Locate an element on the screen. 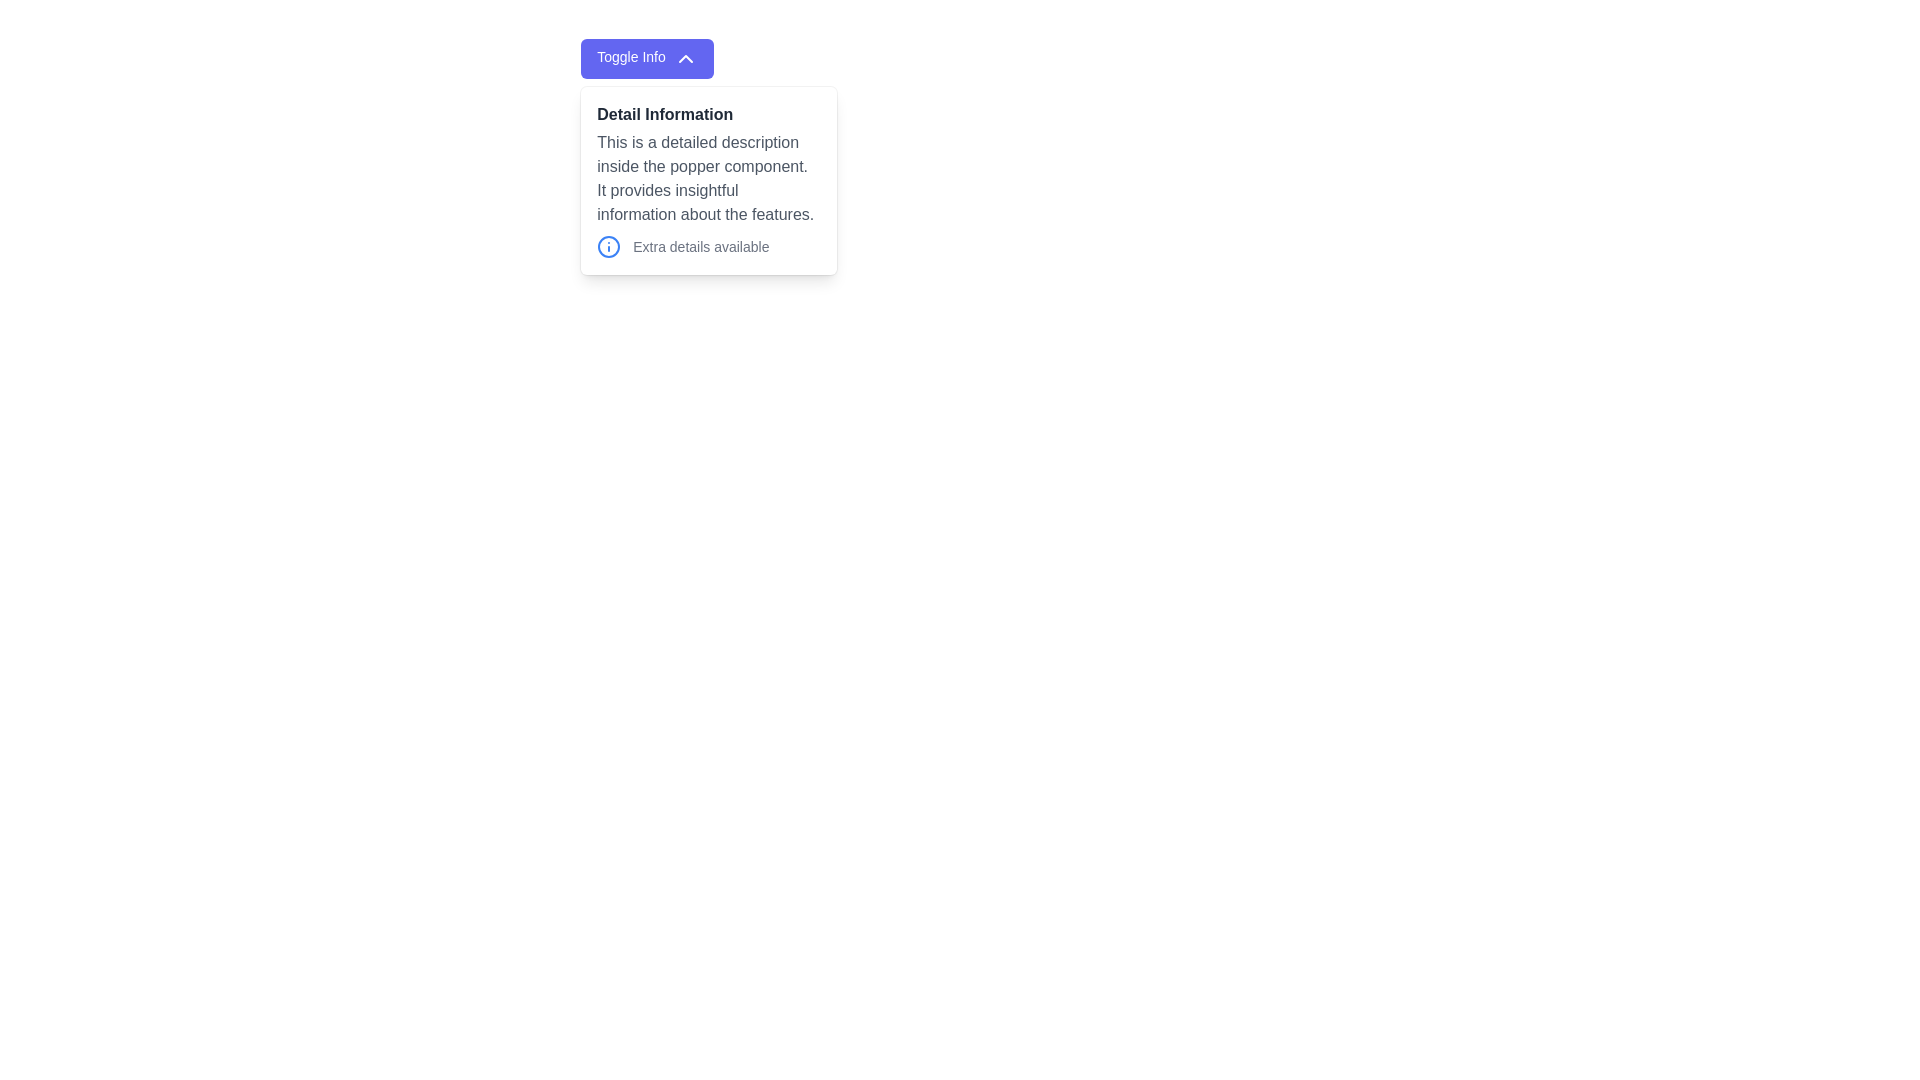 The width and height of the screenshot is (1920, 1080). the chevron-up icon located to the right of the 'Toggle Info' text within the rounded rectangular button is located at coordinates (685, 57).